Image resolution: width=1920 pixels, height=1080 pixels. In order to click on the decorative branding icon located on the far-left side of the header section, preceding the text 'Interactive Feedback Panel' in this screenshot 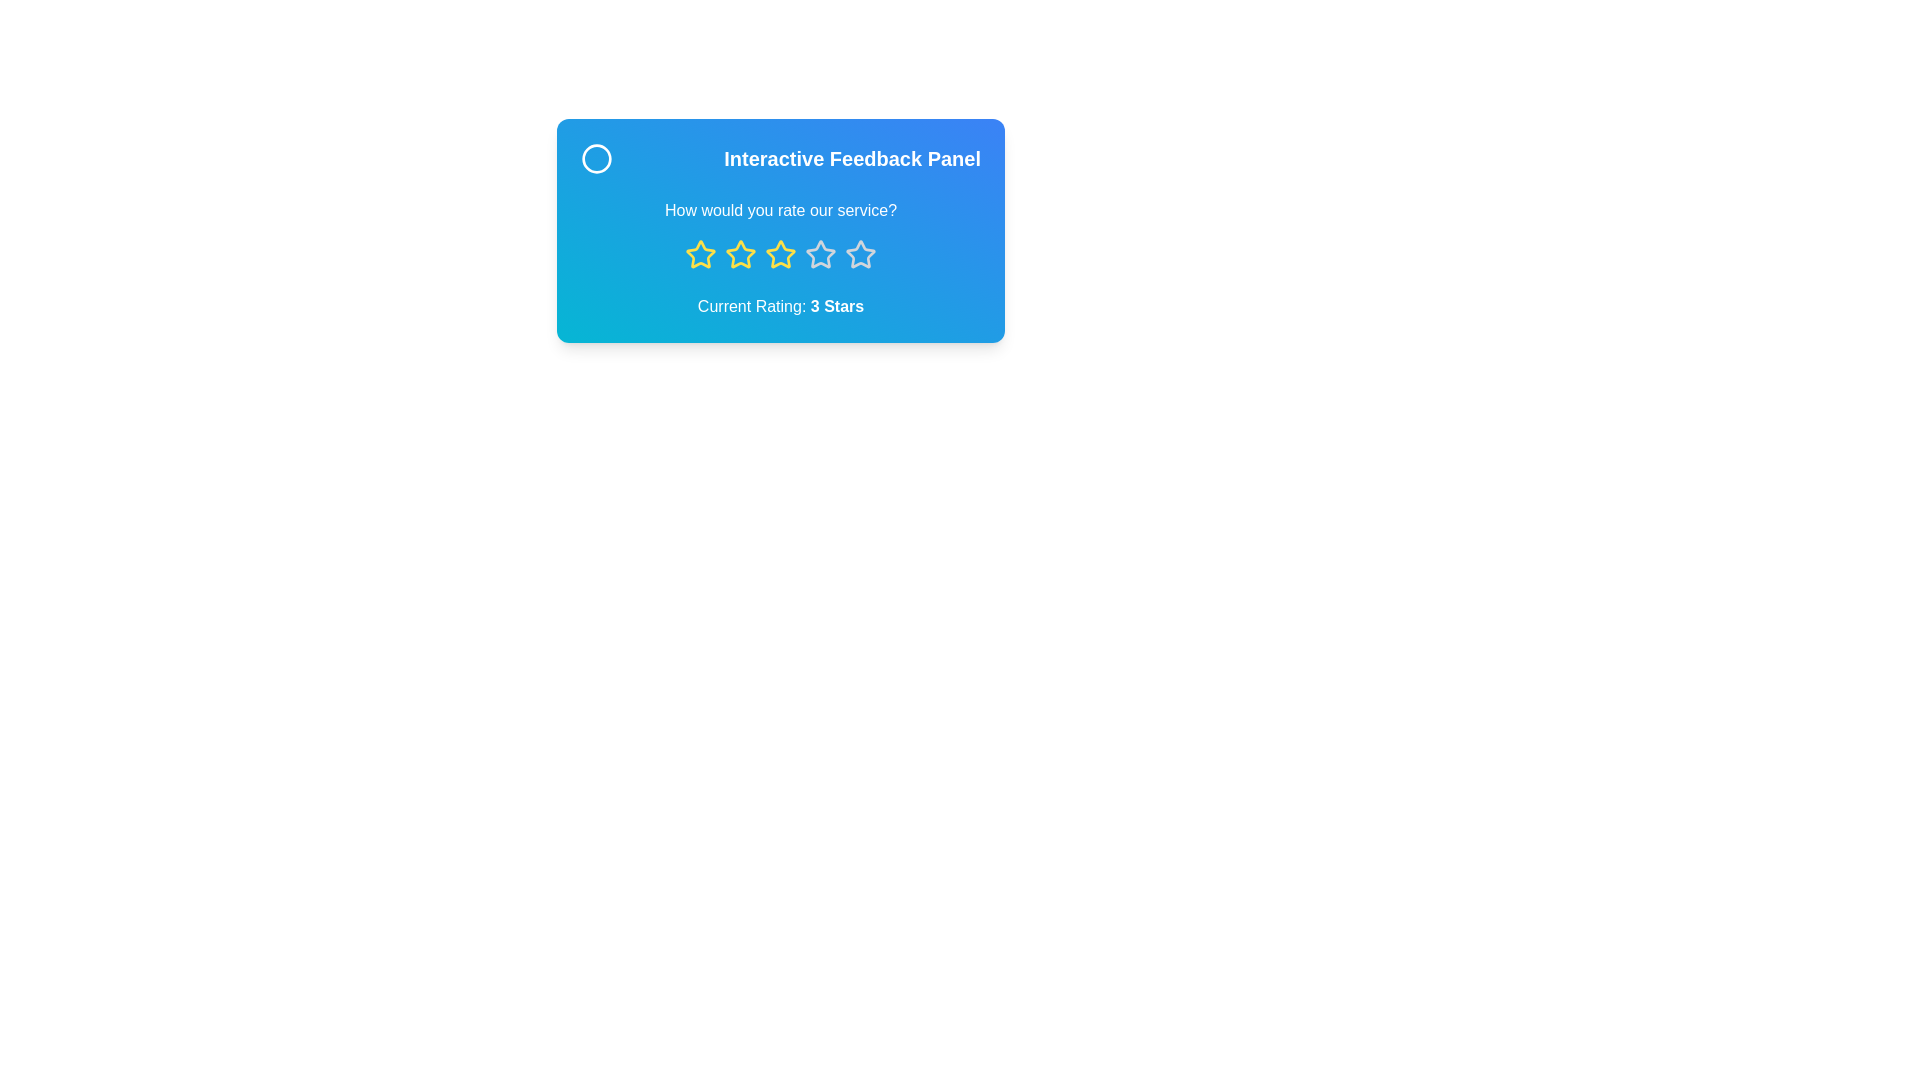, I will do `click(595, 157)`.